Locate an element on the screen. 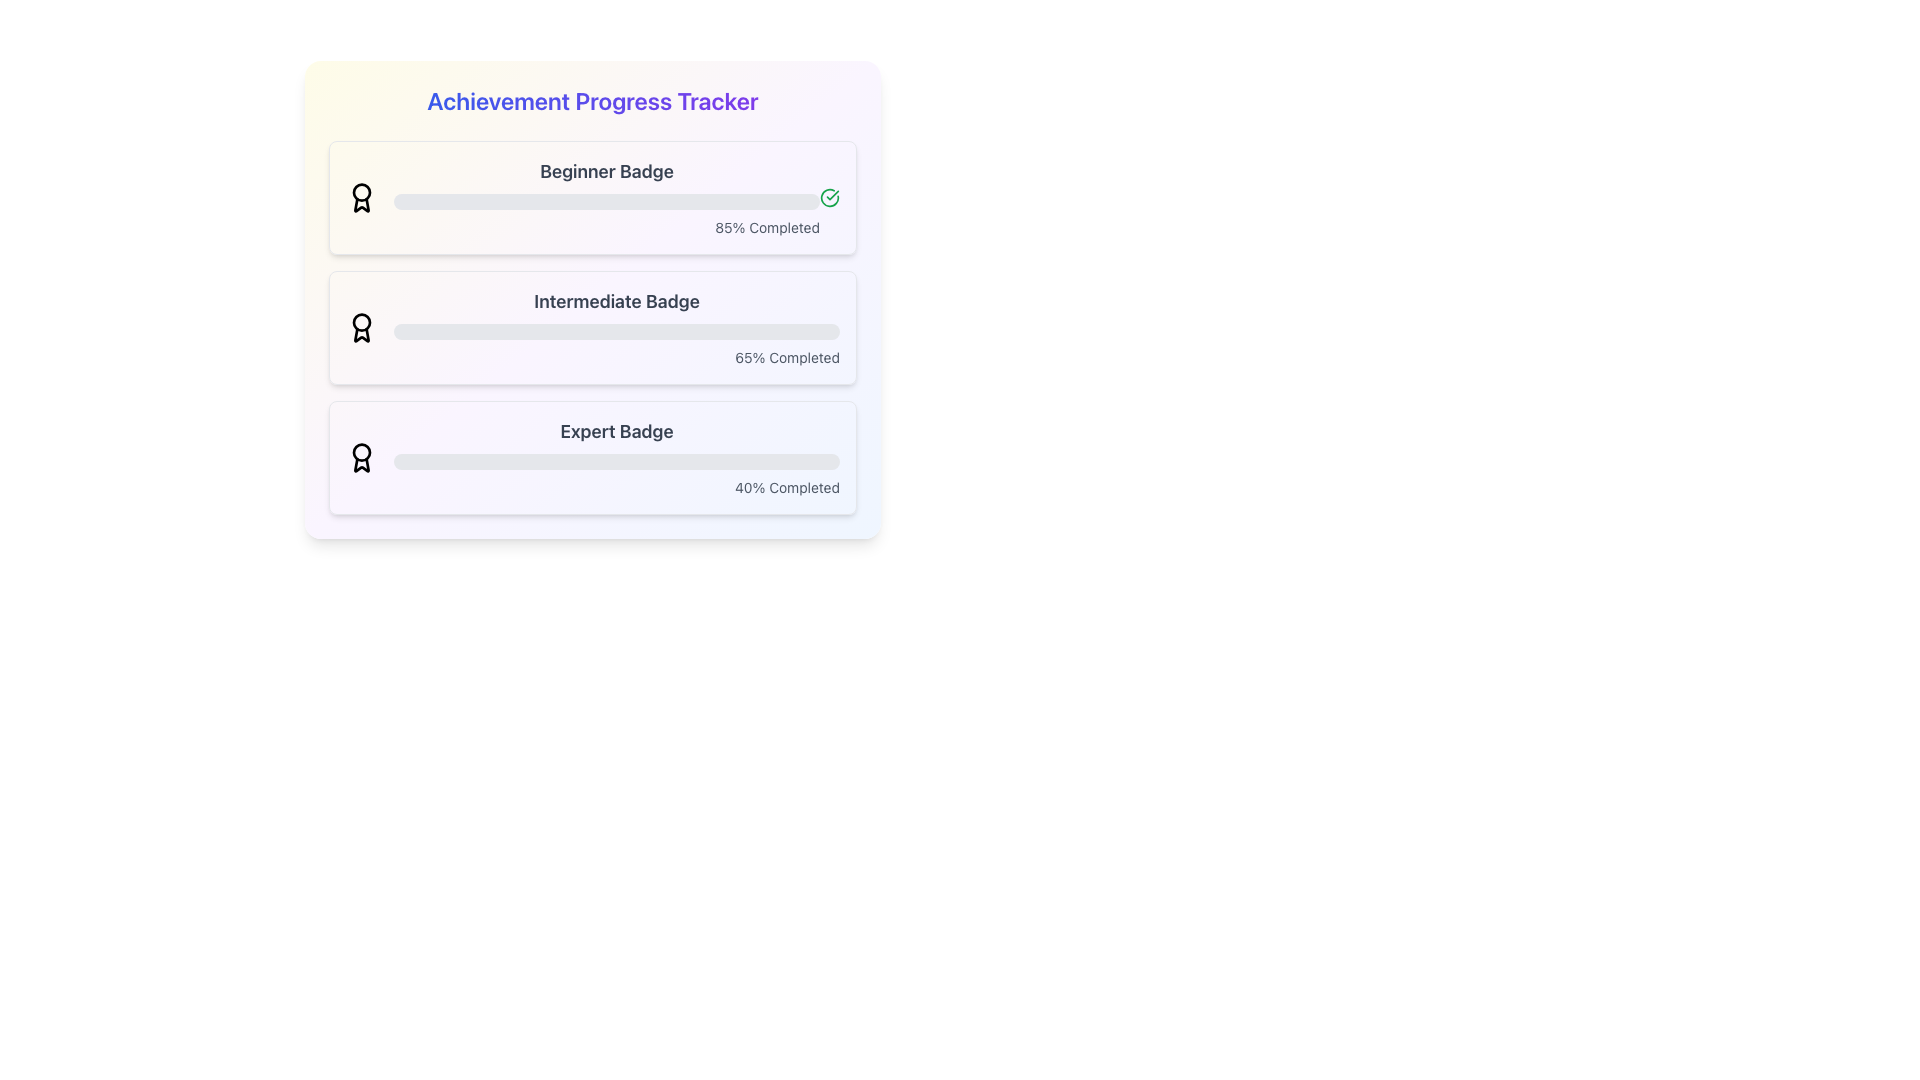 Image resolution: width=1920 pixels, height=1080 pixels. the progress bar indicating 85% completion for the 'Beginner Badge' section in the bordered card layout is located at coordinates (605, 197).